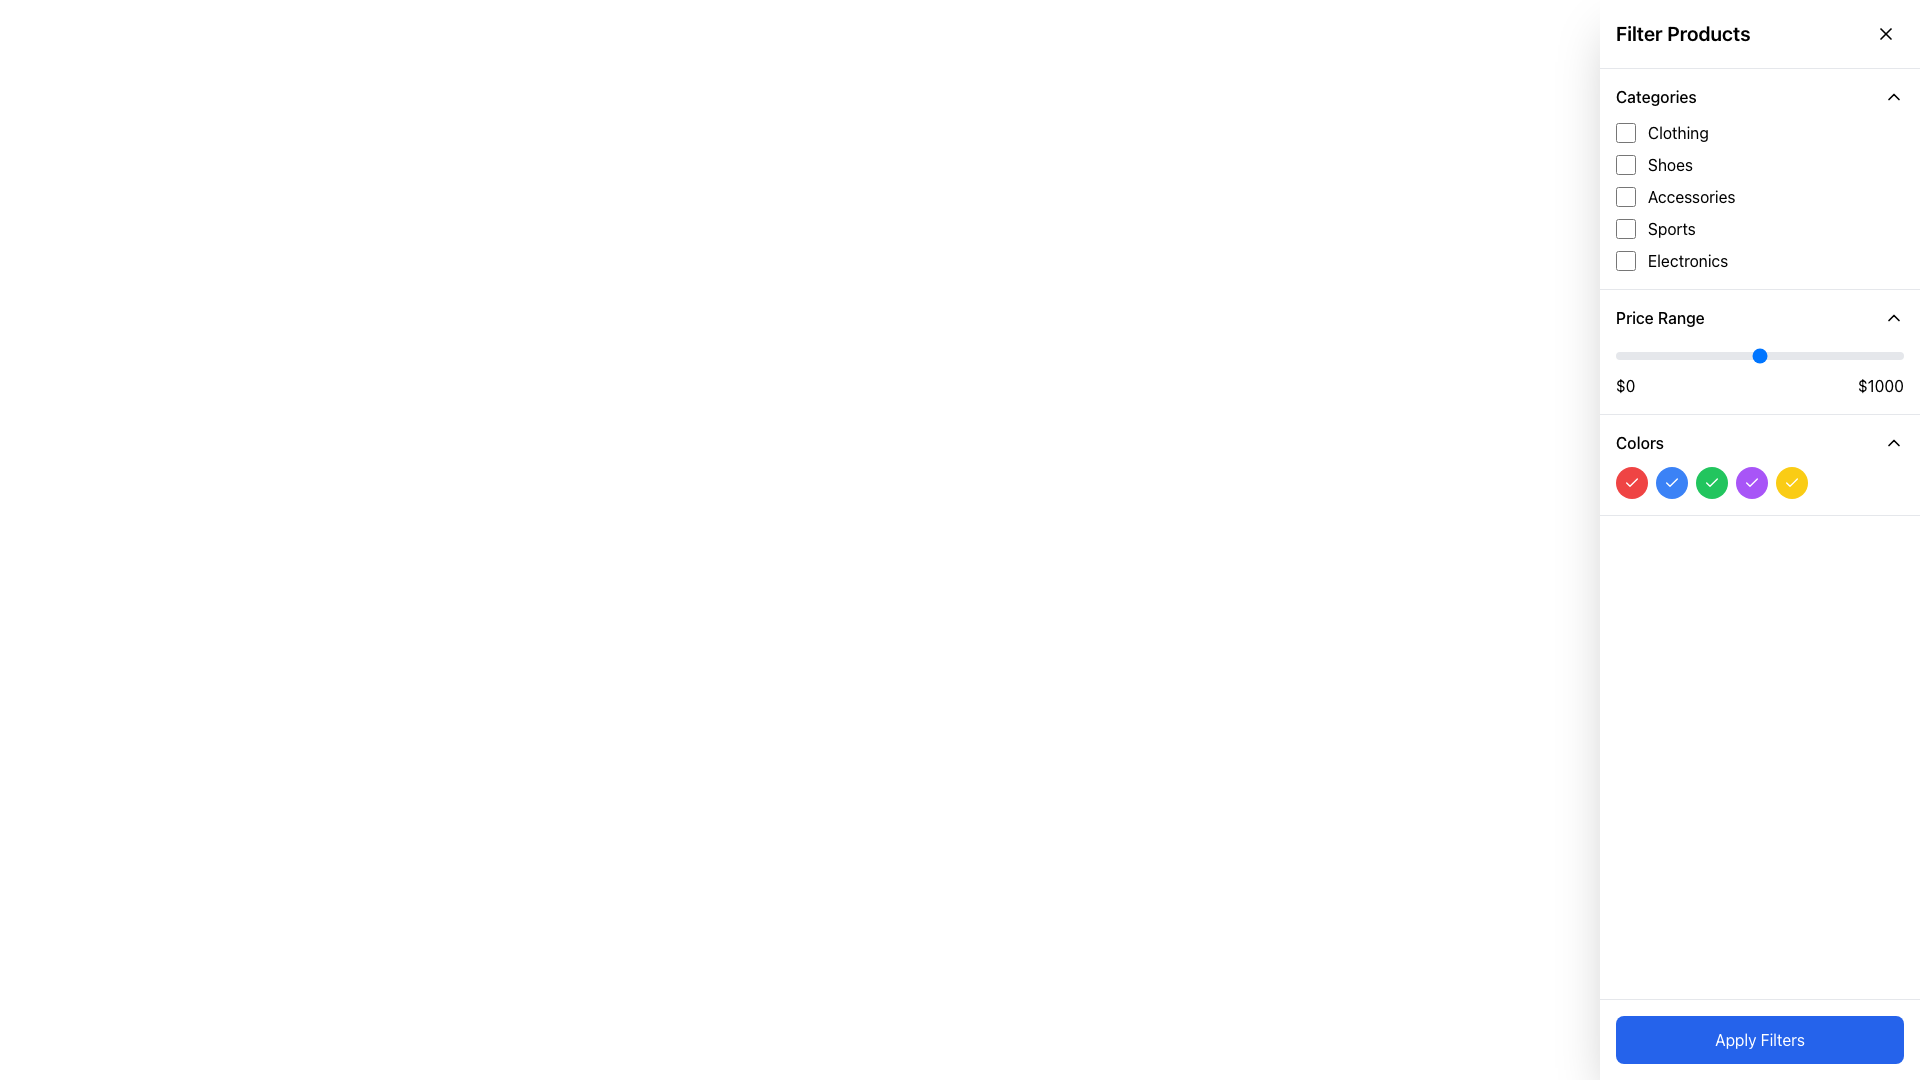  I want to click on the price range slider, so click(1703, 354).